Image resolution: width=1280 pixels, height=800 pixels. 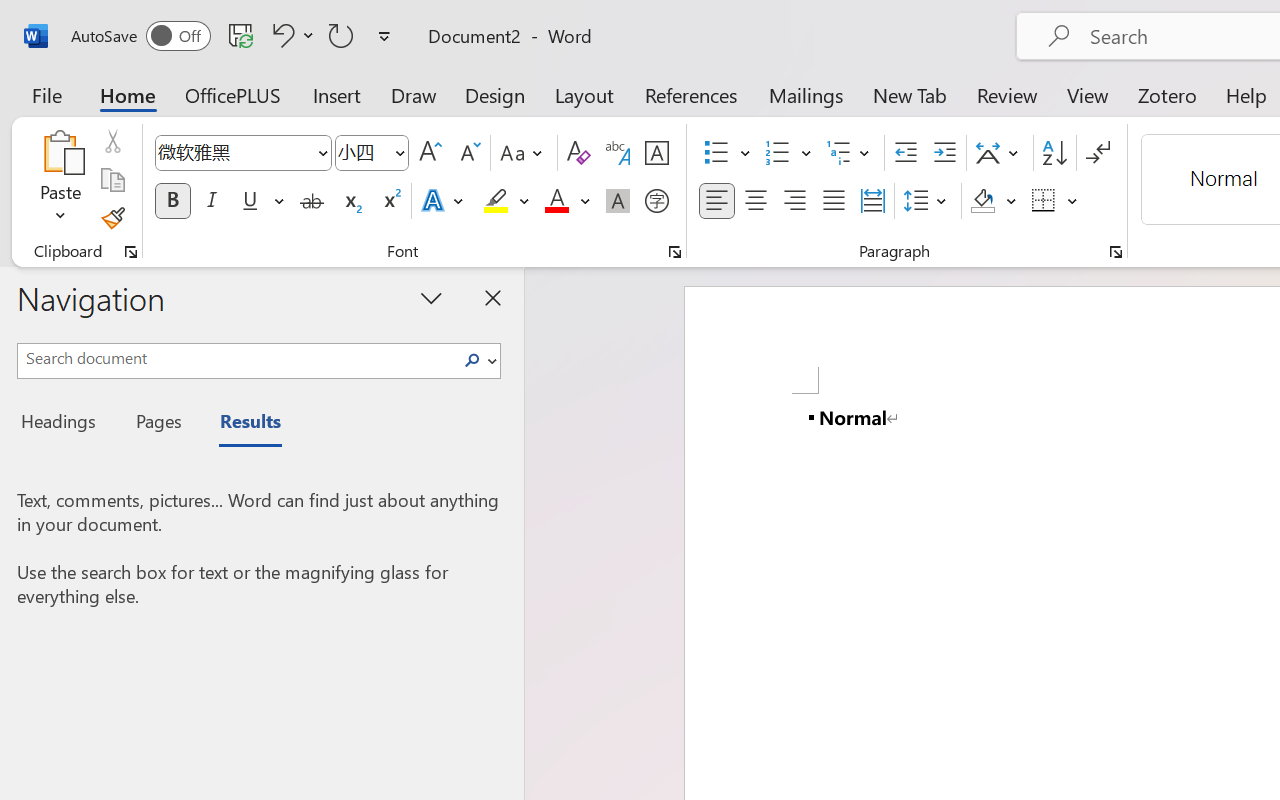 I want to click on 'Align Left', so click(x=716, y=201).